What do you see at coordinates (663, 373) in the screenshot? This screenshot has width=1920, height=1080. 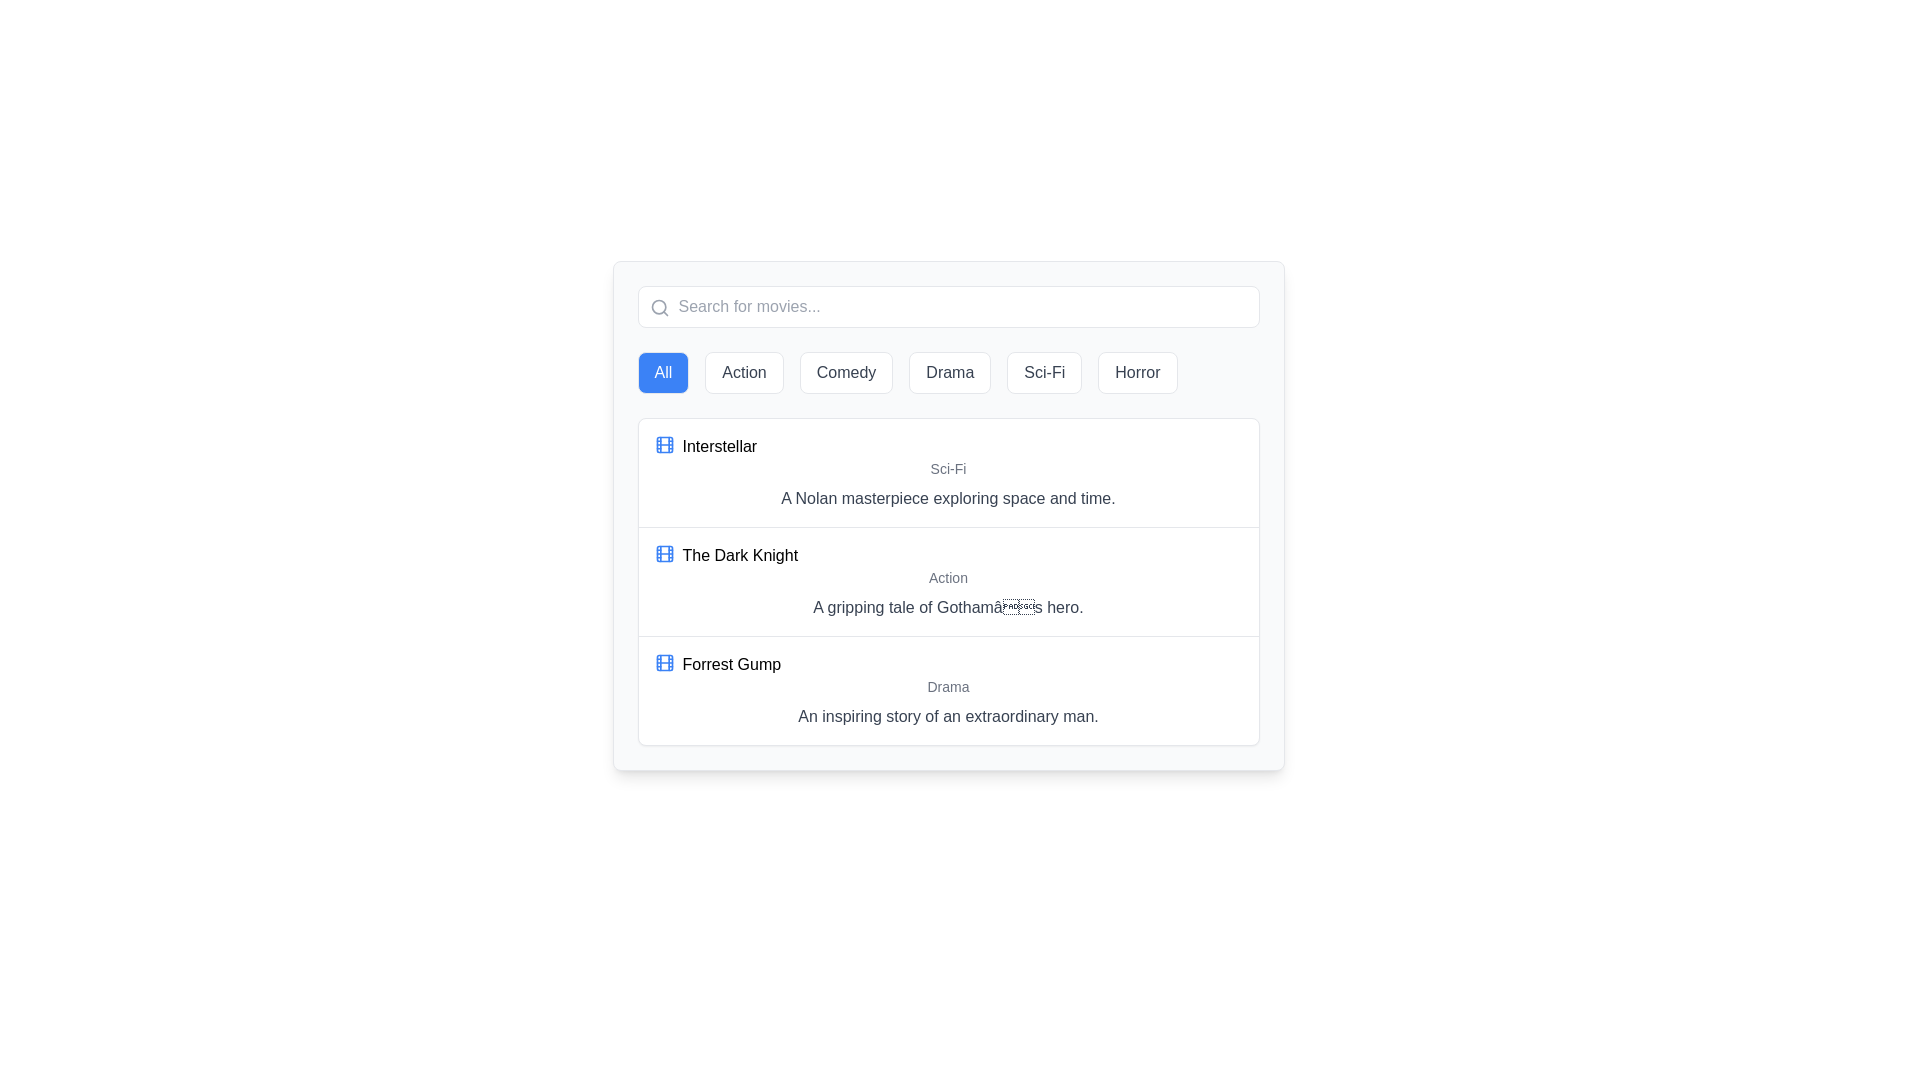 I see `the button with rounded corners, blue background, and white text labeled 'All', which is the first button in a horizontal list located below the search bar` at bounding box center [663, 373].